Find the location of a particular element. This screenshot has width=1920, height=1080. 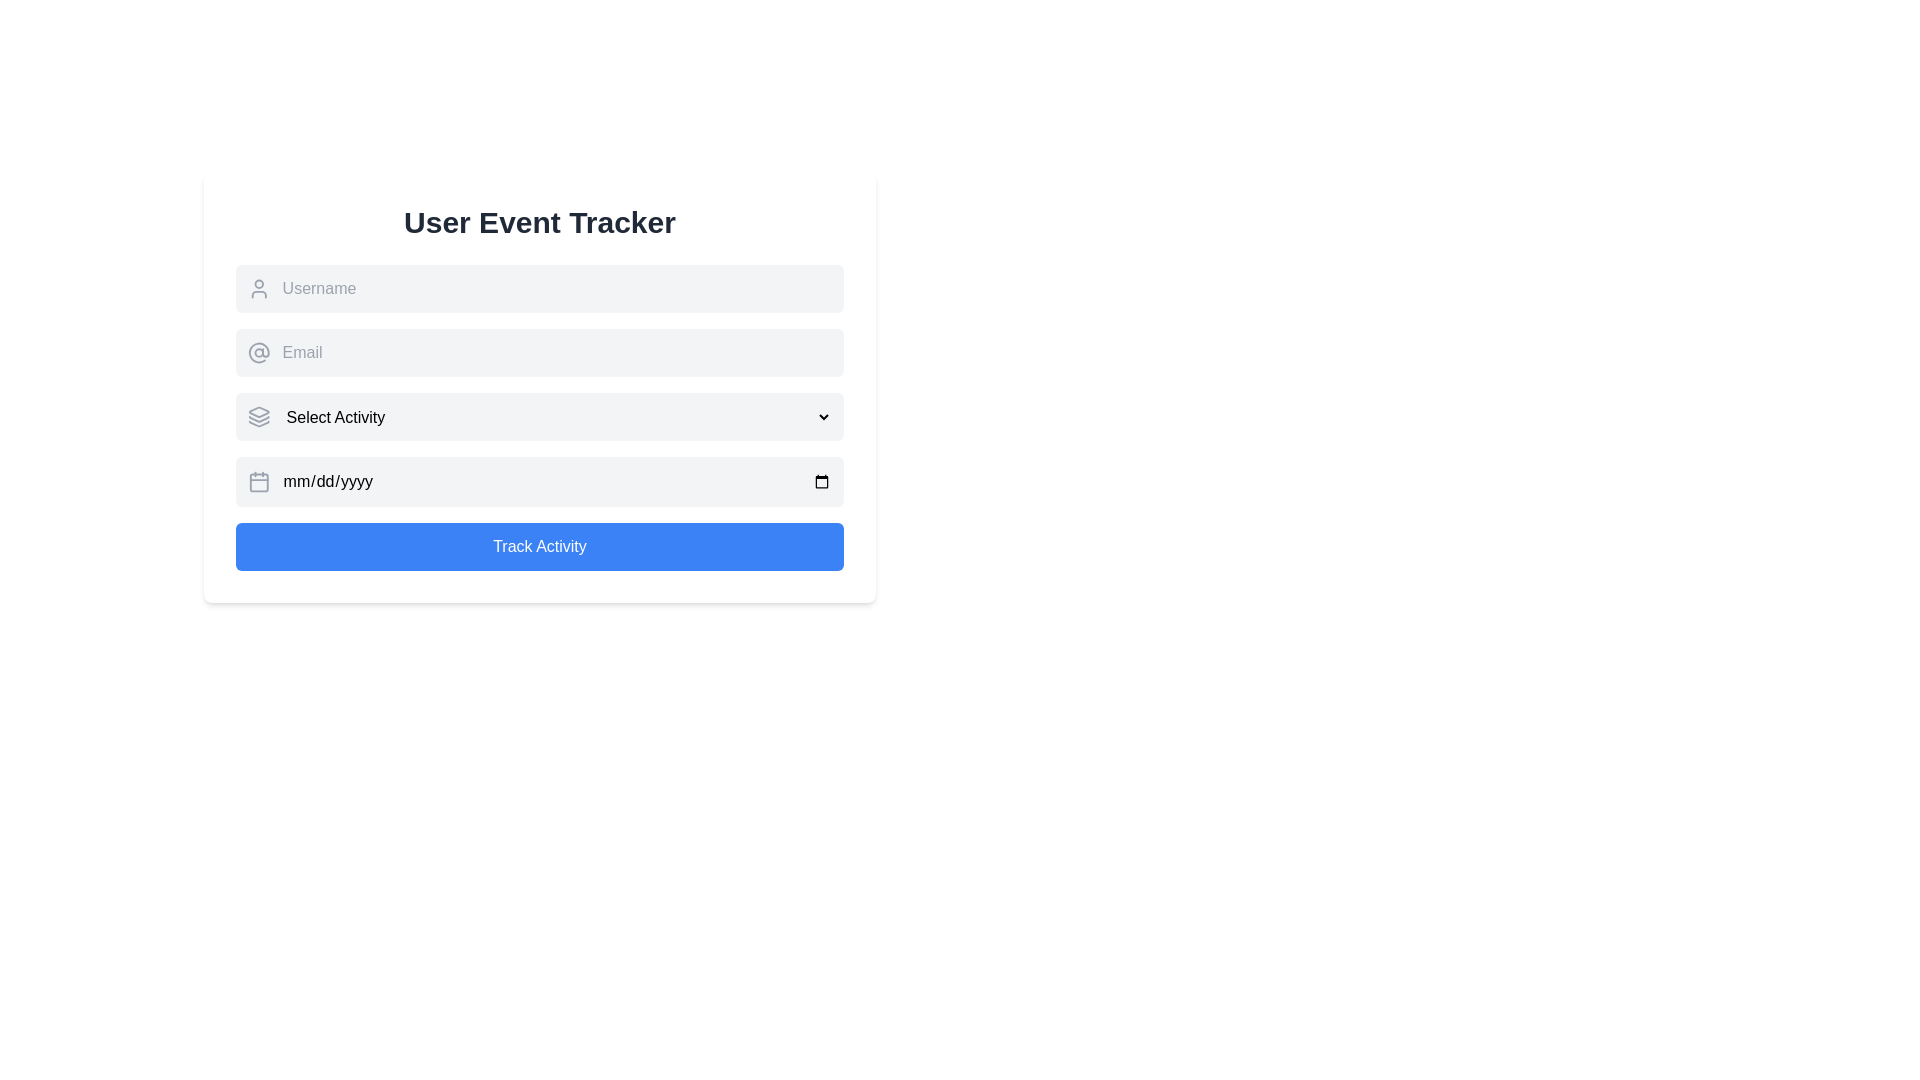

the user profile icon, which is a simplistic outline of a person in gray, positioned to the left of the username text input field is located at coordinates (258, 289).